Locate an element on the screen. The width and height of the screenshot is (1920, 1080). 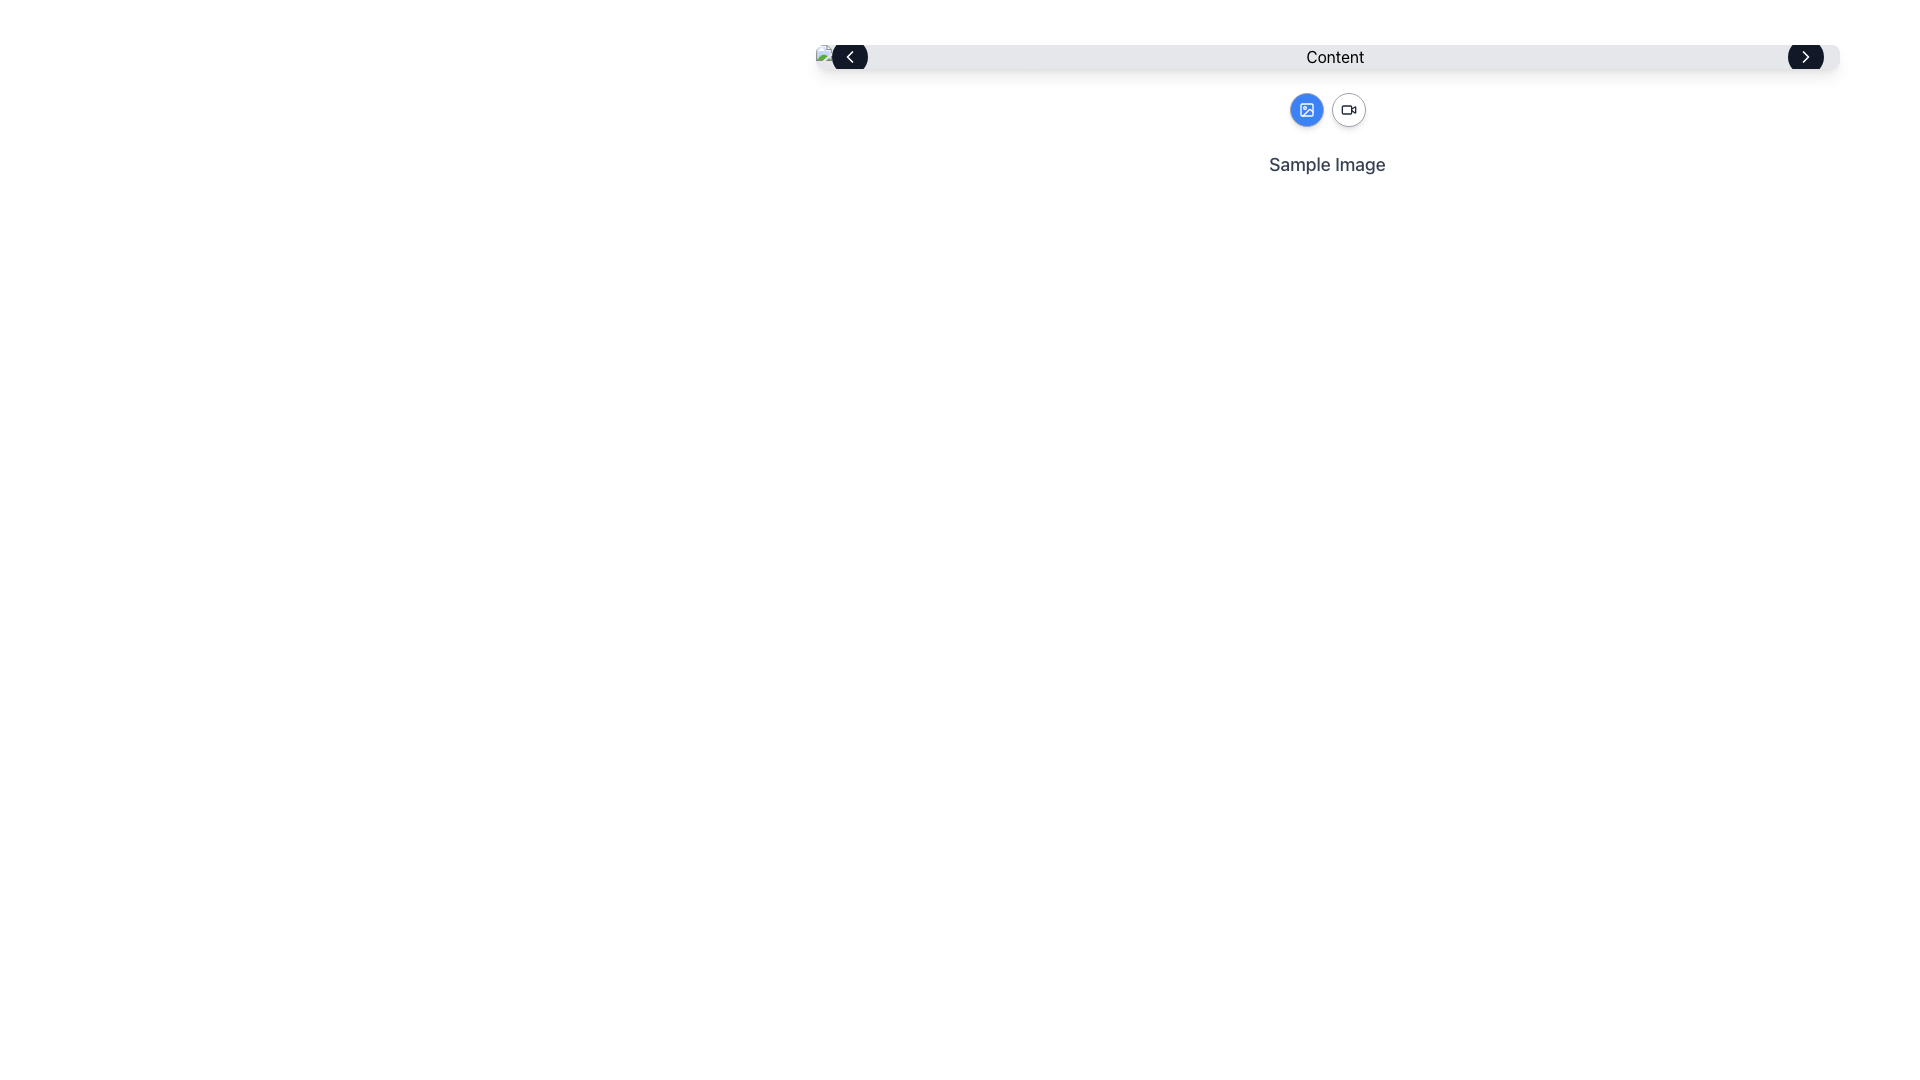
the image-related option icon within the blue circular button located below the 'Content' header is located at coordinates (1306, 110).